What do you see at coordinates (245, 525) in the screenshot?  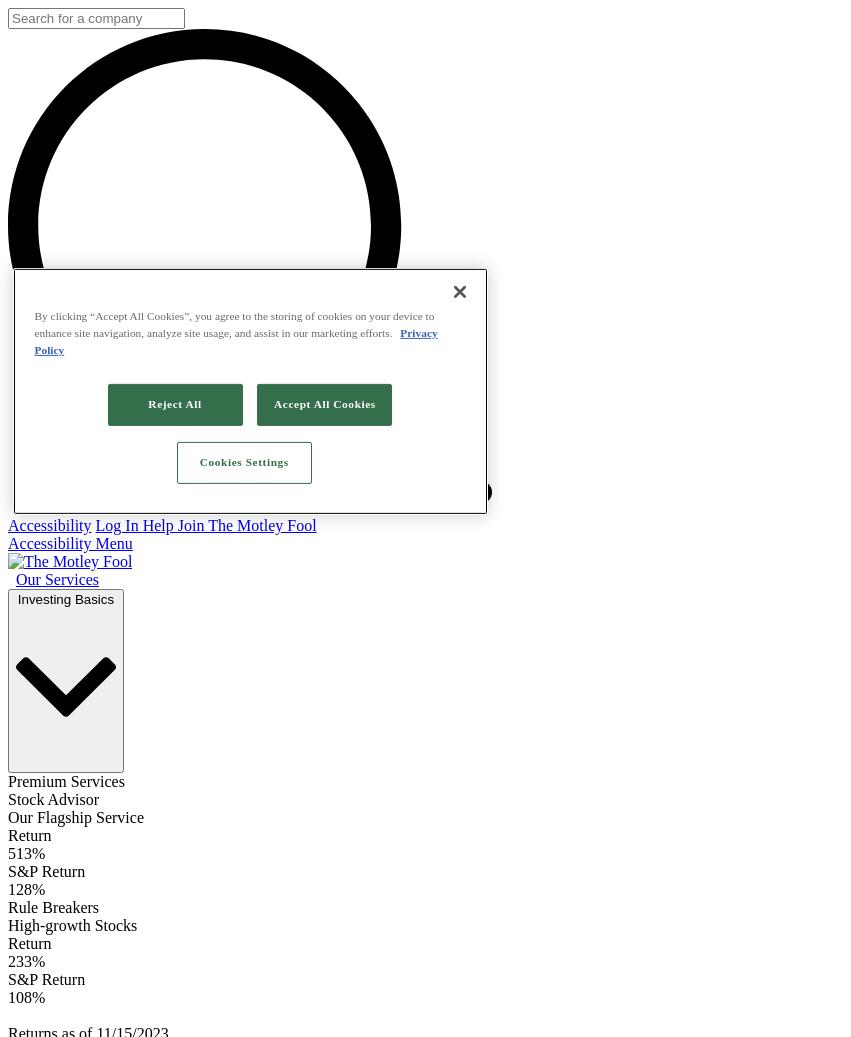 I see `'Join The Motley Fool'` at bounding box center [245, 525].